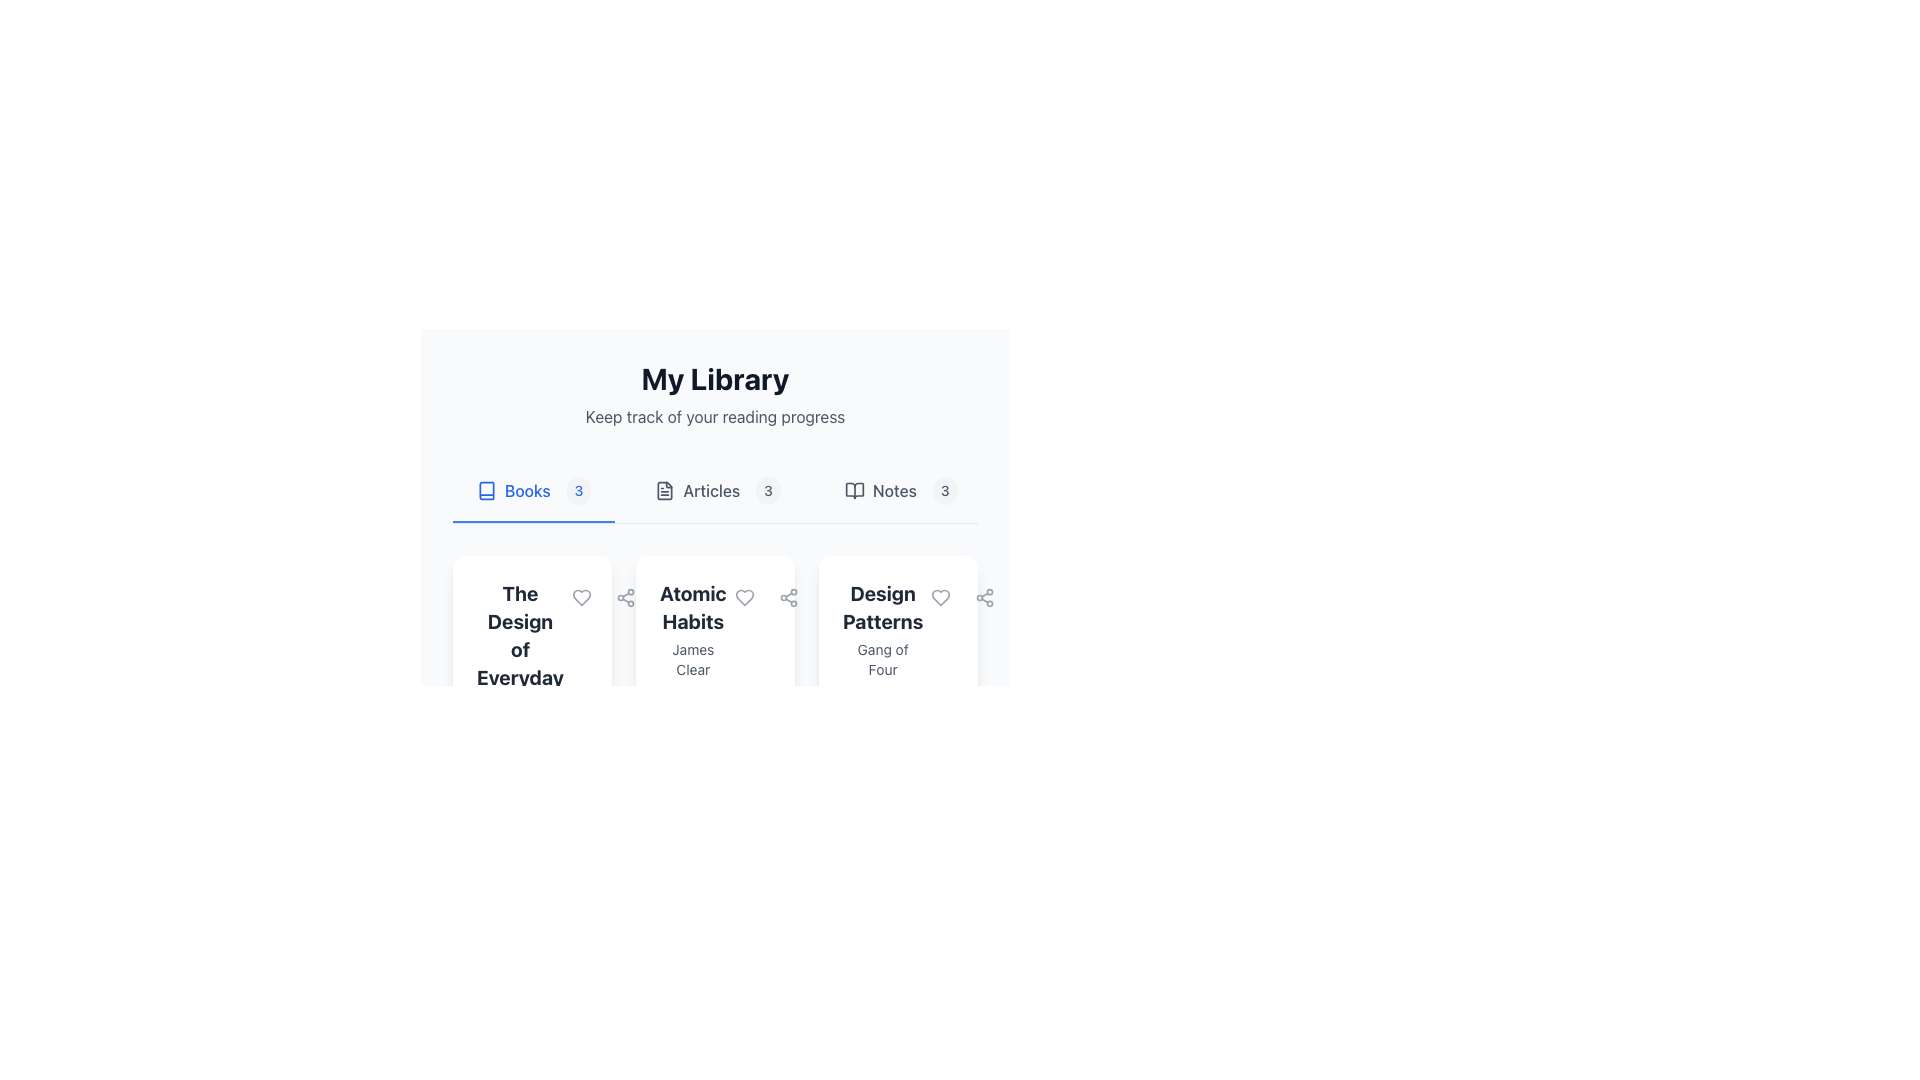  Describe the element at coordinates (486, 490) in the screenshot. I see `the stylized book icon located near the top-left quadrant of the interface, adjacent to the 'Books' label` at that location.